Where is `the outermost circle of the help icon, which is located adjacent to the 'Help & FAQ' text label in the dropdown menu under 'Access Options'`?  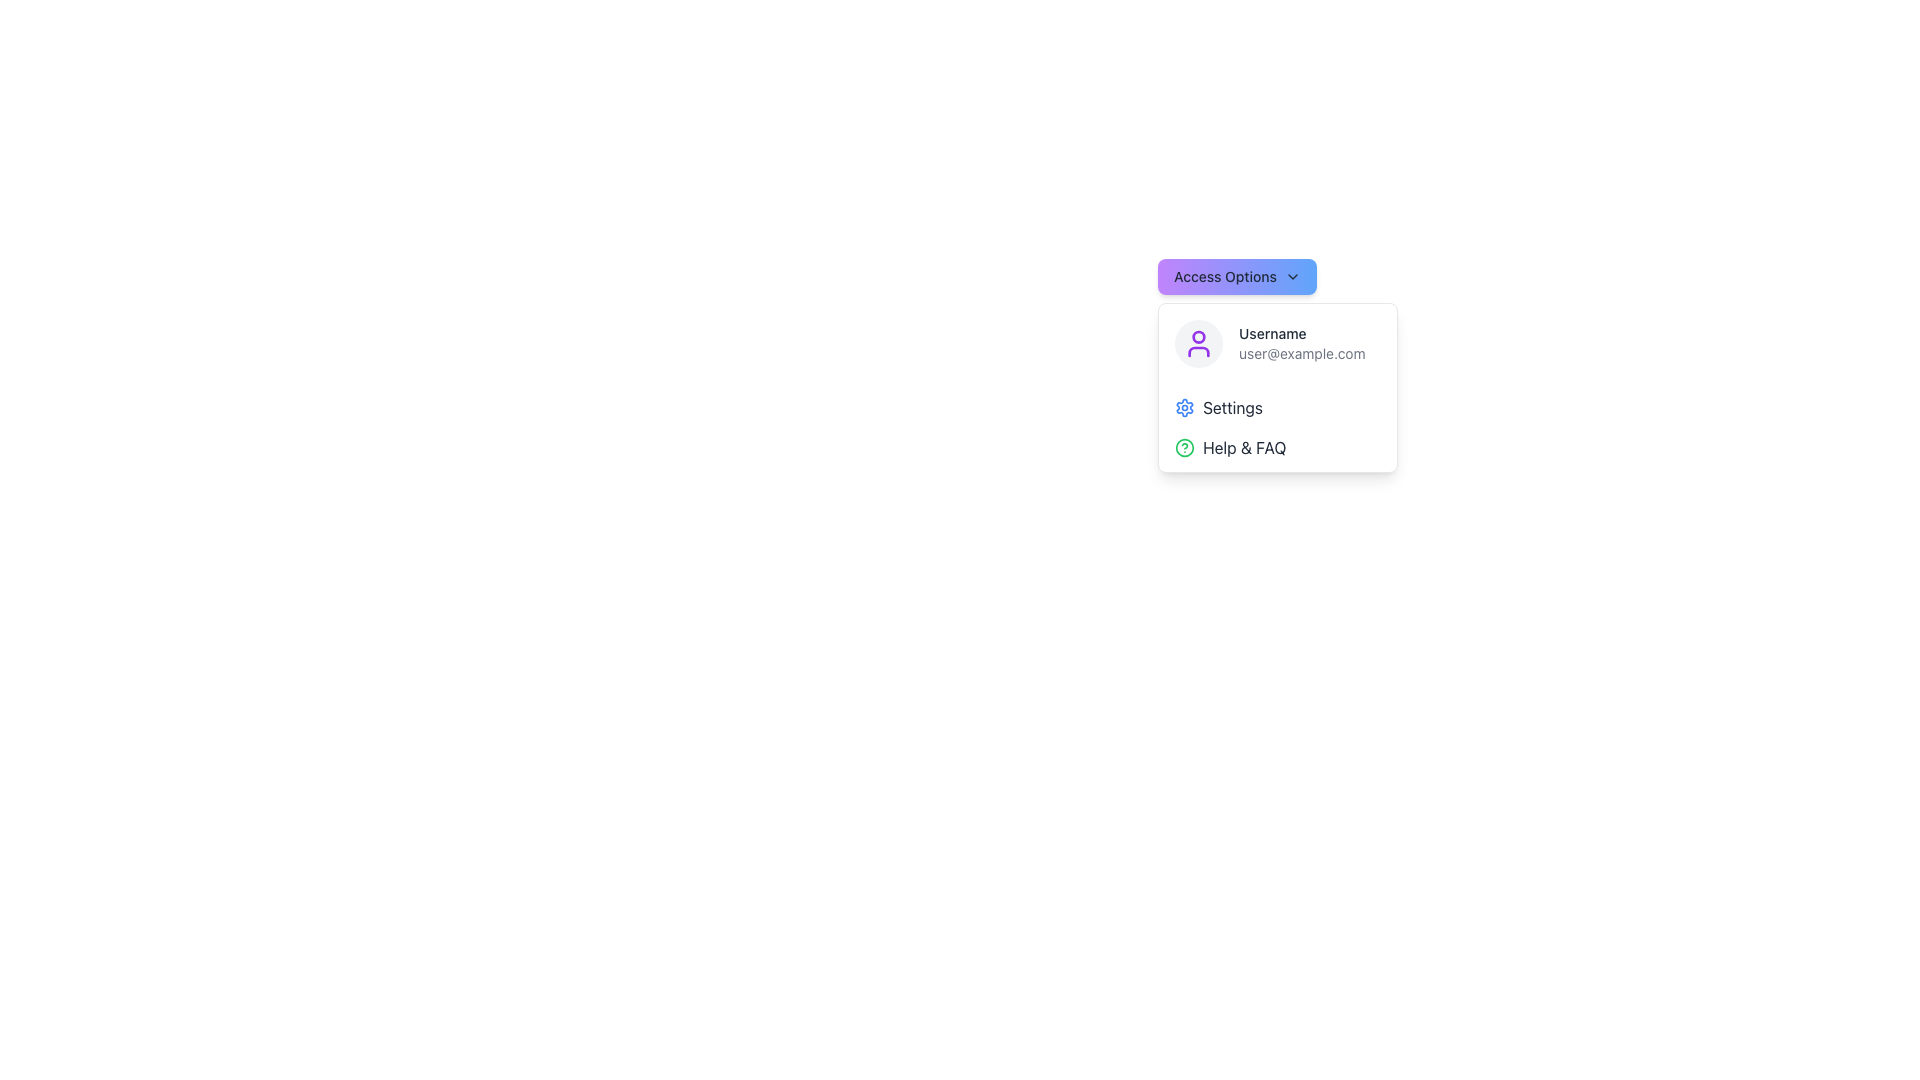 the outermost circle of the help icon, which is located adjacent to the 'Help & FAQ' text label in the dropdown menu under 'Access Options' is located at coordinates (1185, 446).